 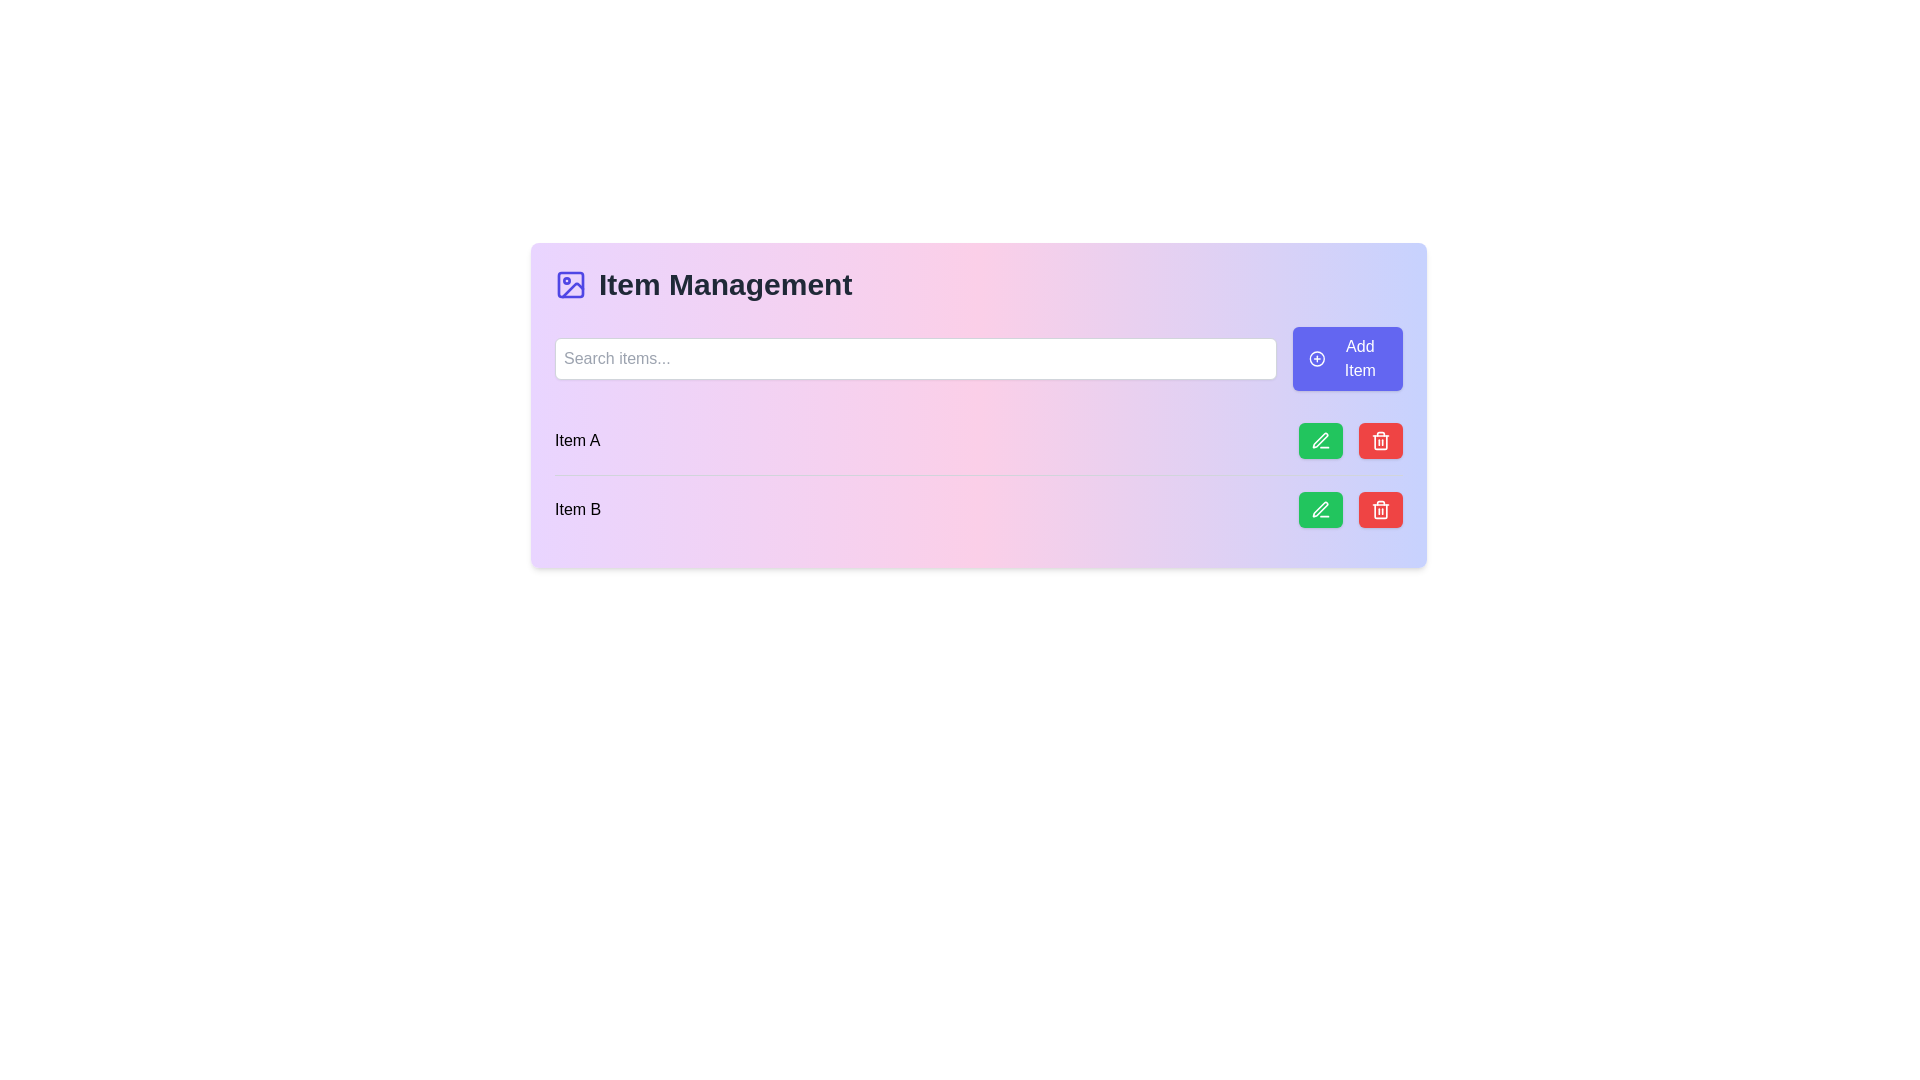 What do you see at coordinates (1317, 357) in the screenshot?
I see `the circular icon representing the 'Add Item' button located at the top-right corner of the interface` at bounding box center [1317, 357].